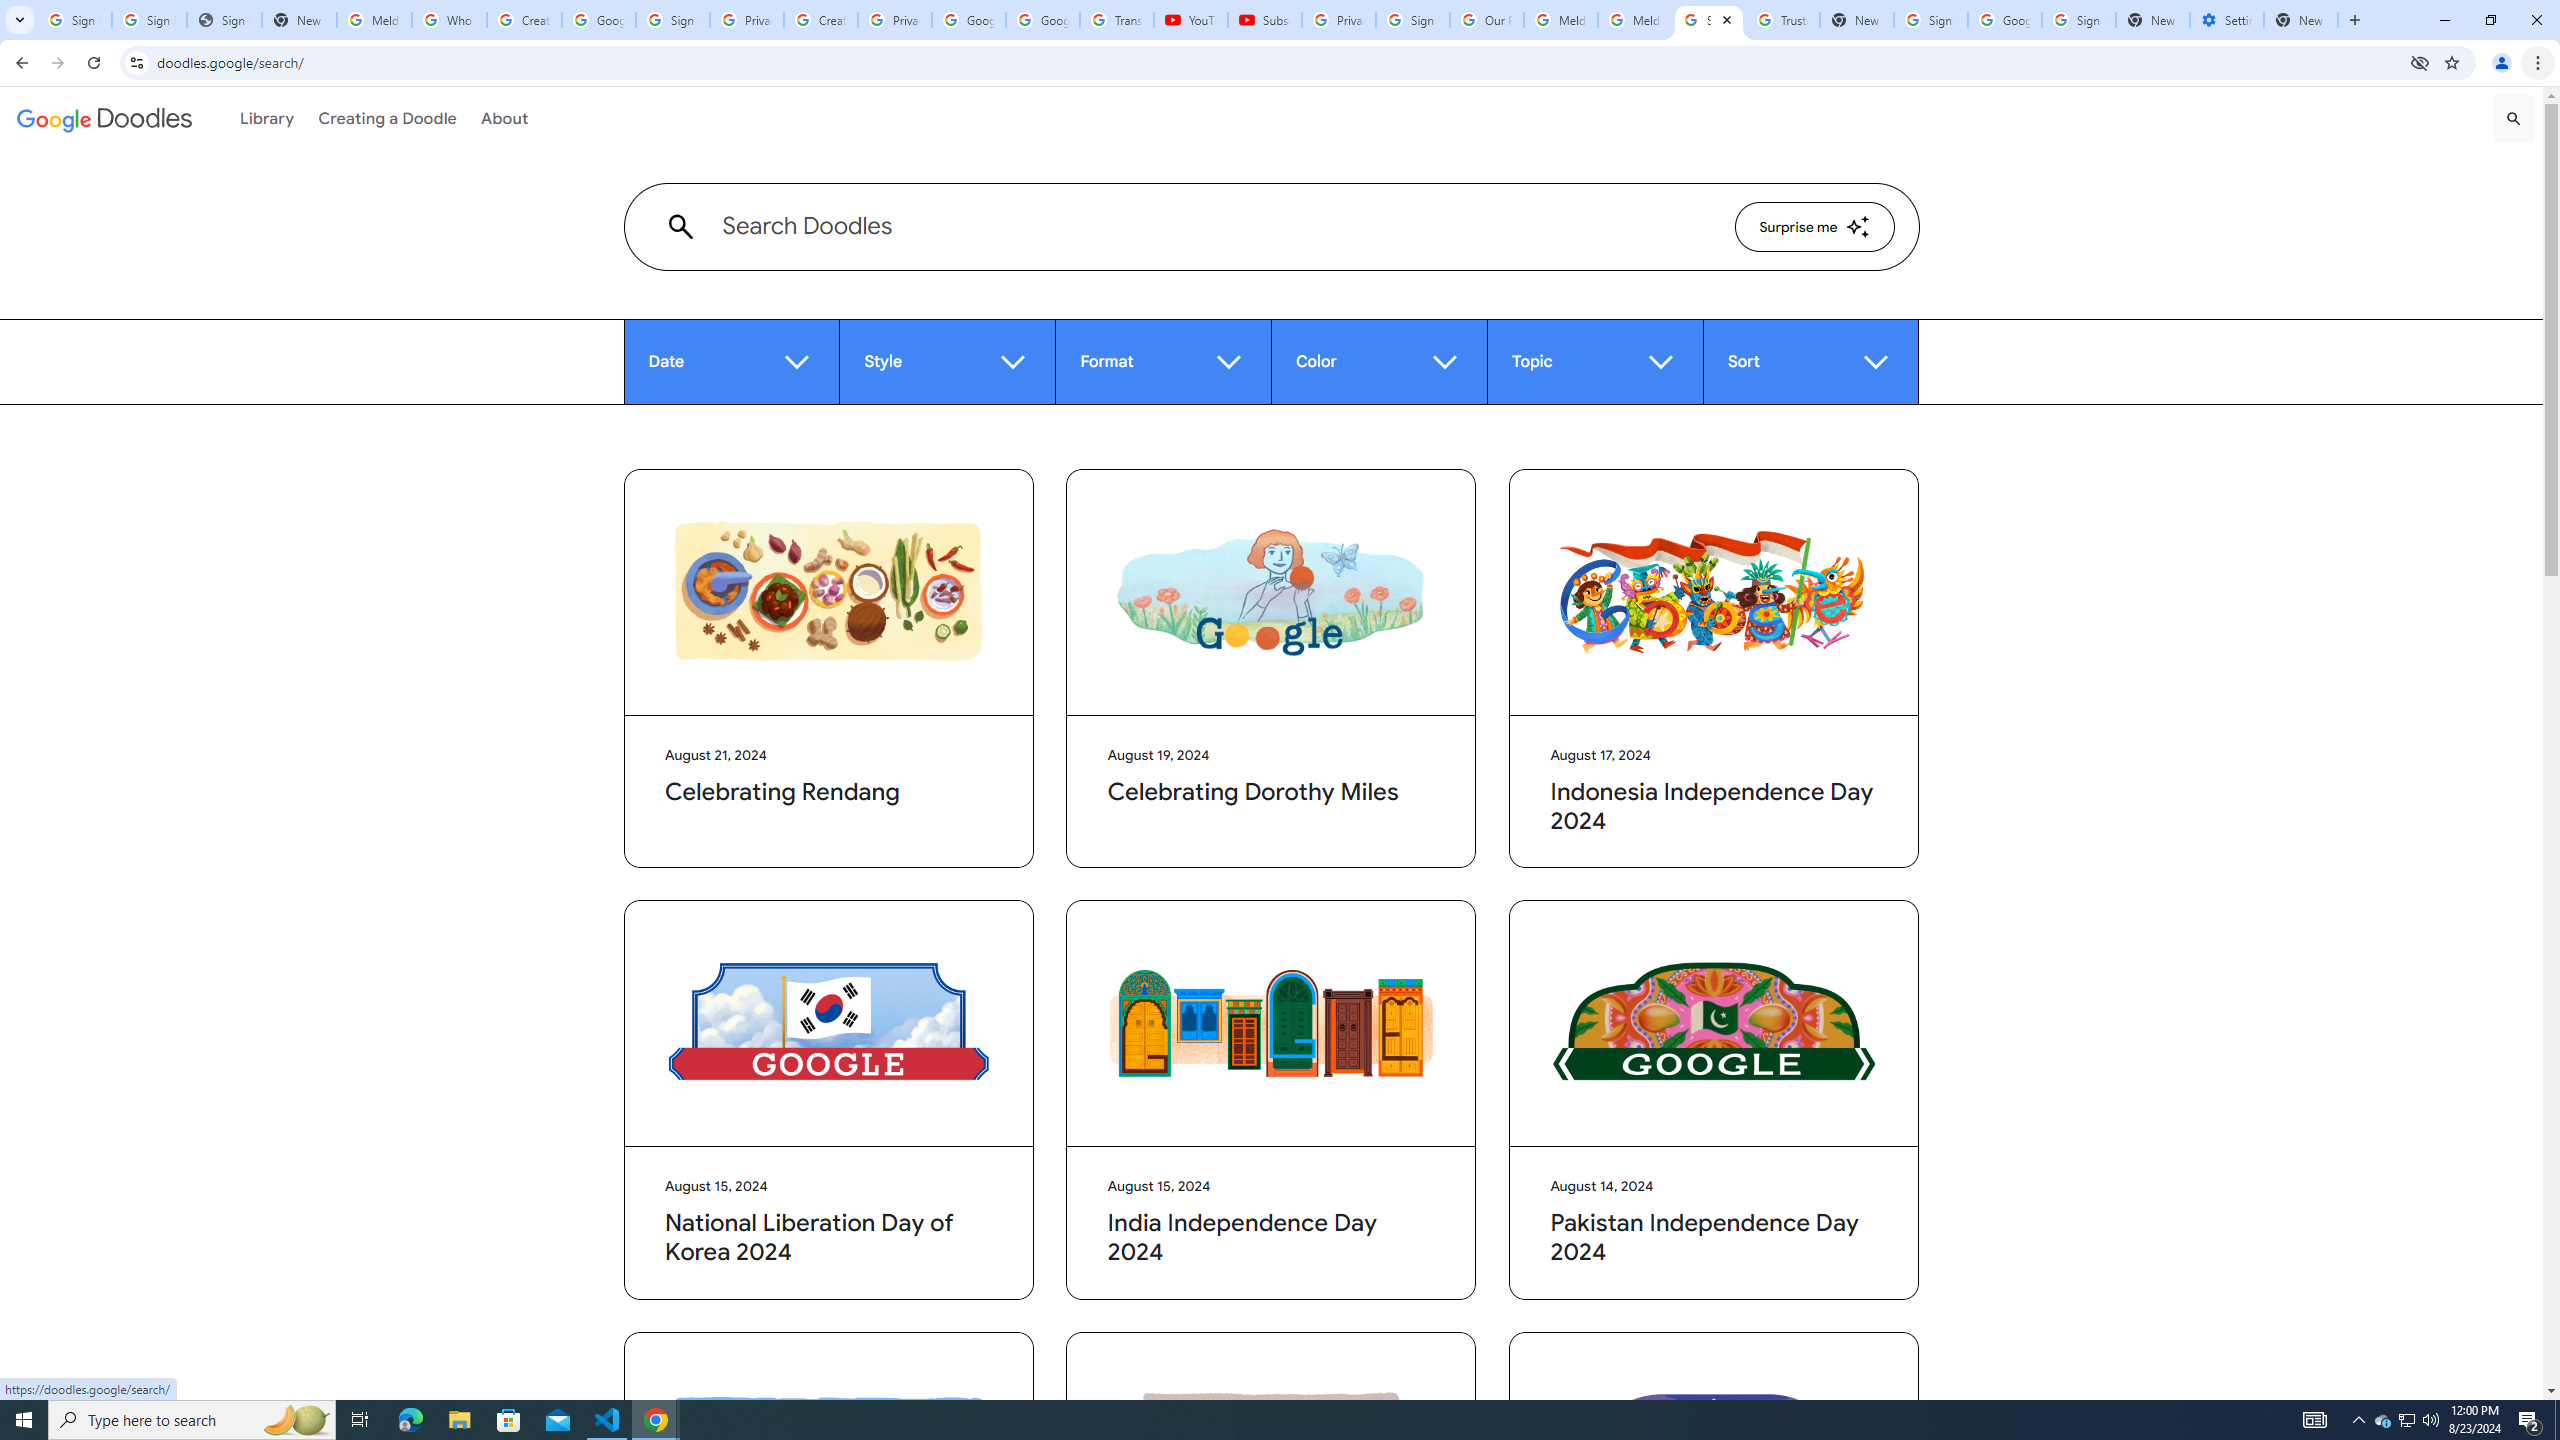 The width and height of the screenshot is (2560, 1440). I want to click on 'Library', so click(266, 118).